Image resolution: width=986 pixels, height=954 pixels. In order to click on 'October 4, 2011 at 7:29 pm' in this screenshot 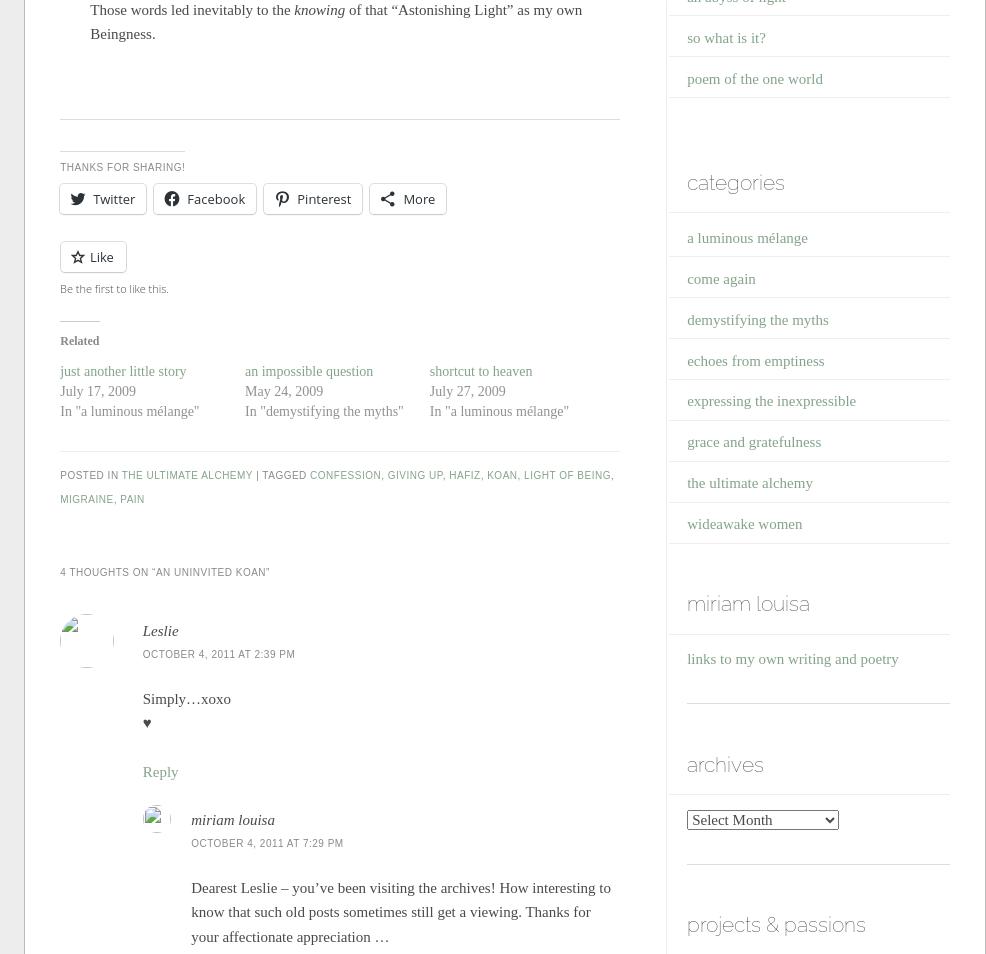, I will do `click(267, 843)`.